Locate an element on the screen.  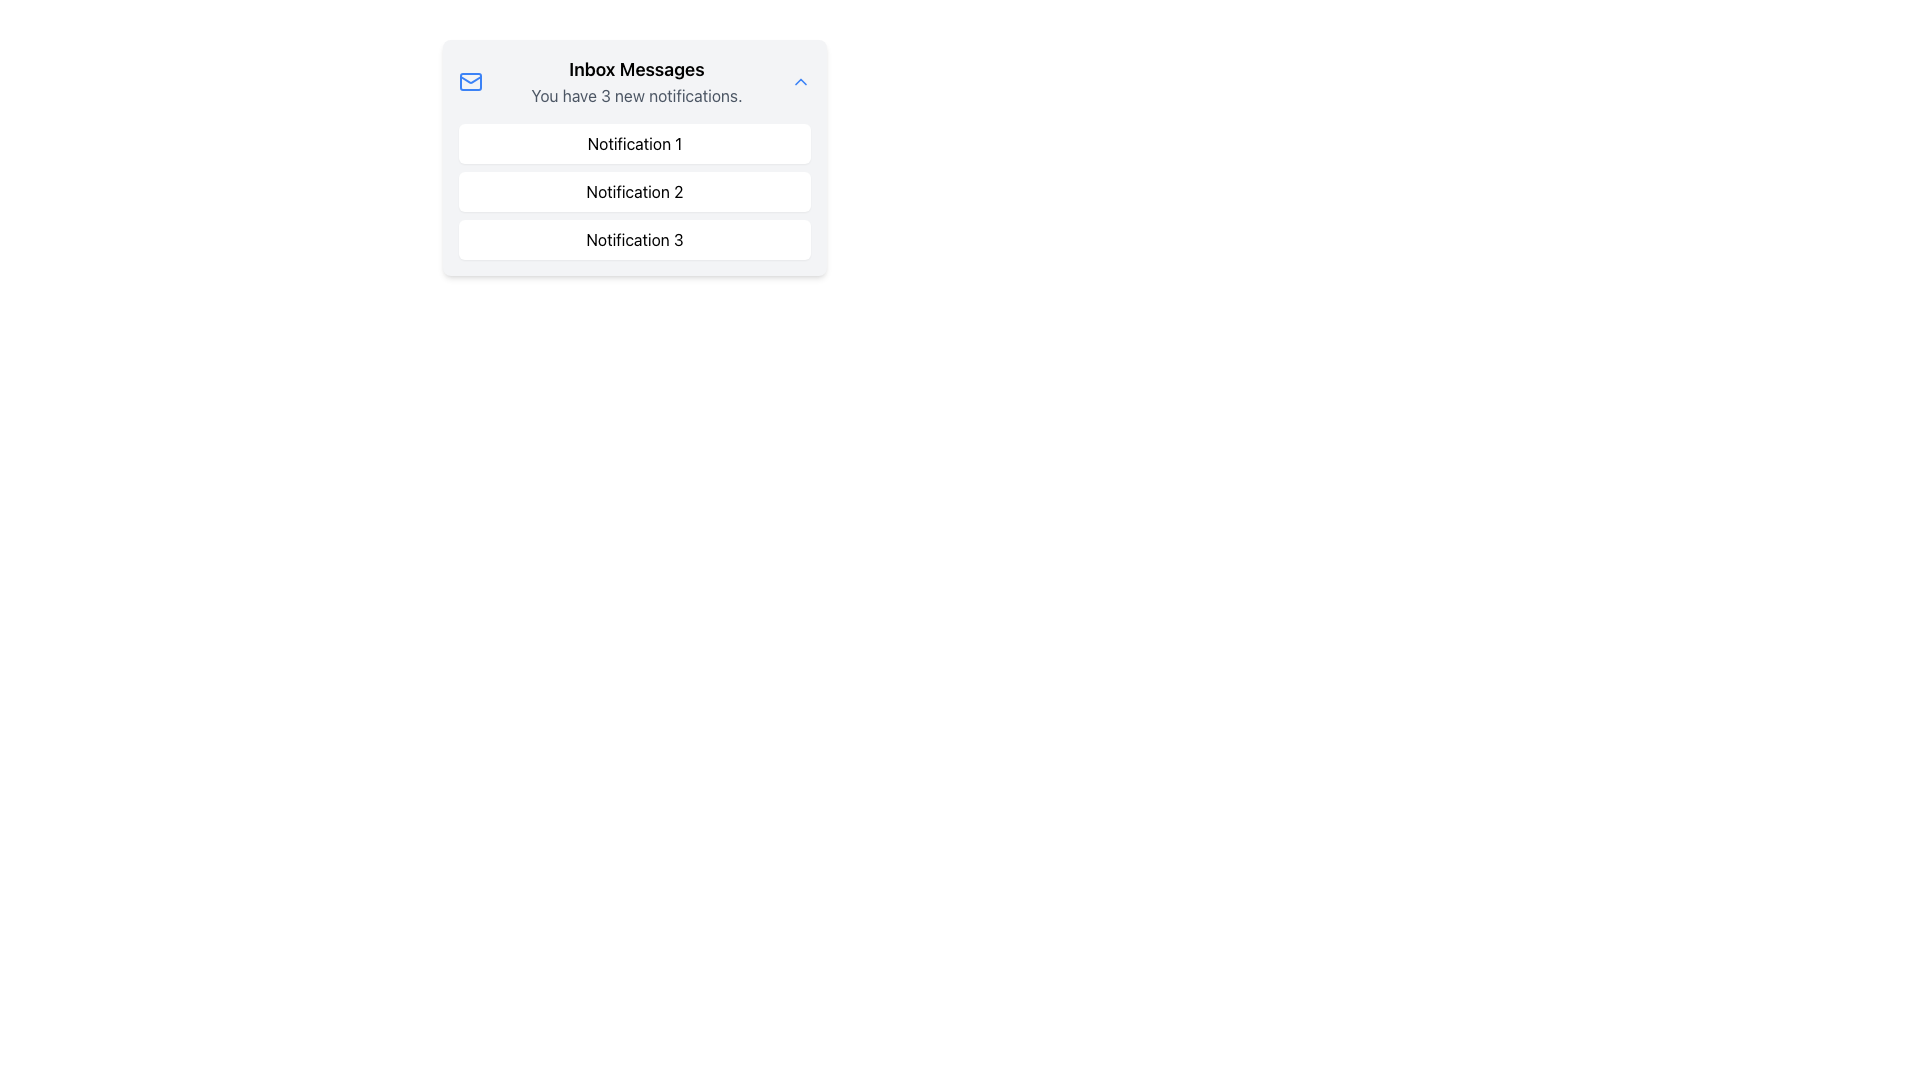
the text displayed on the notification entry within the 'Inbox Messages' list, which is the second item in the stack of notifications is located at coordinates (633, 192).